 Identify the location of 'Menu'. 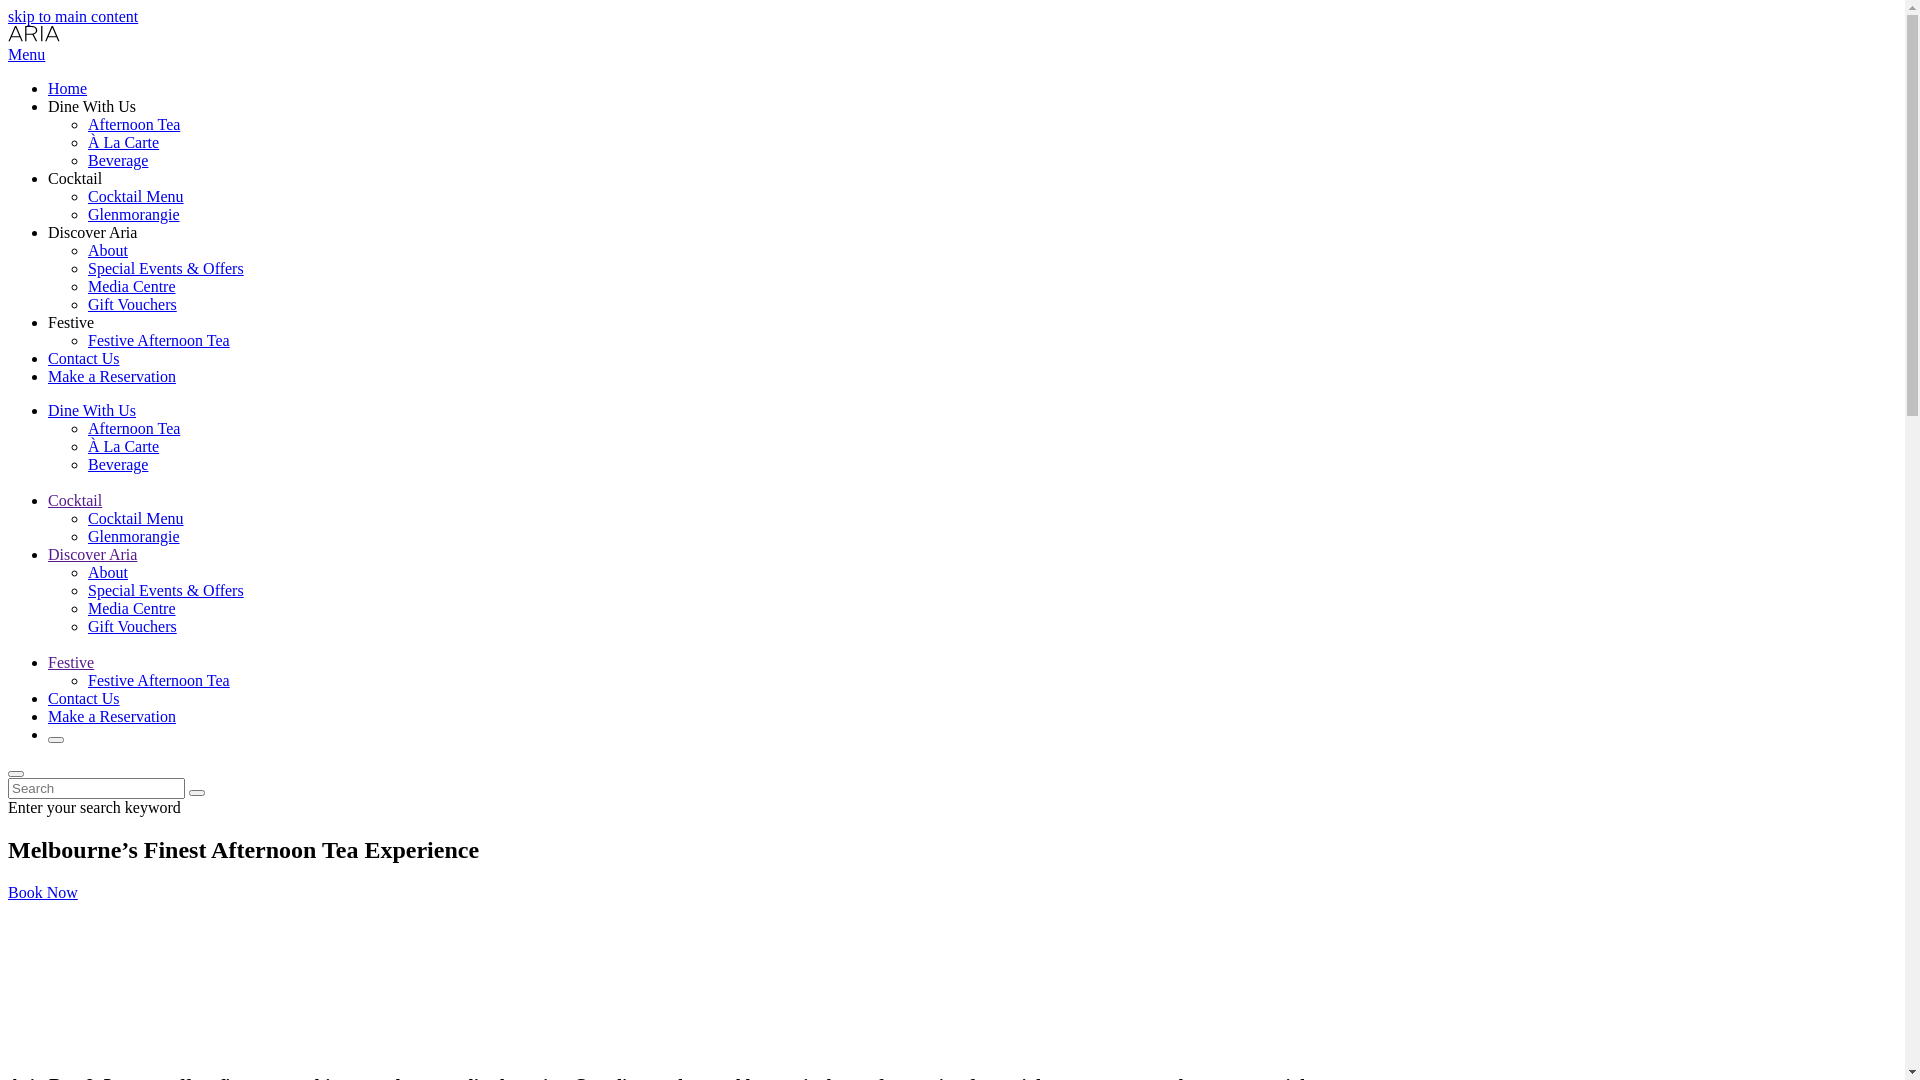
(26, 53).